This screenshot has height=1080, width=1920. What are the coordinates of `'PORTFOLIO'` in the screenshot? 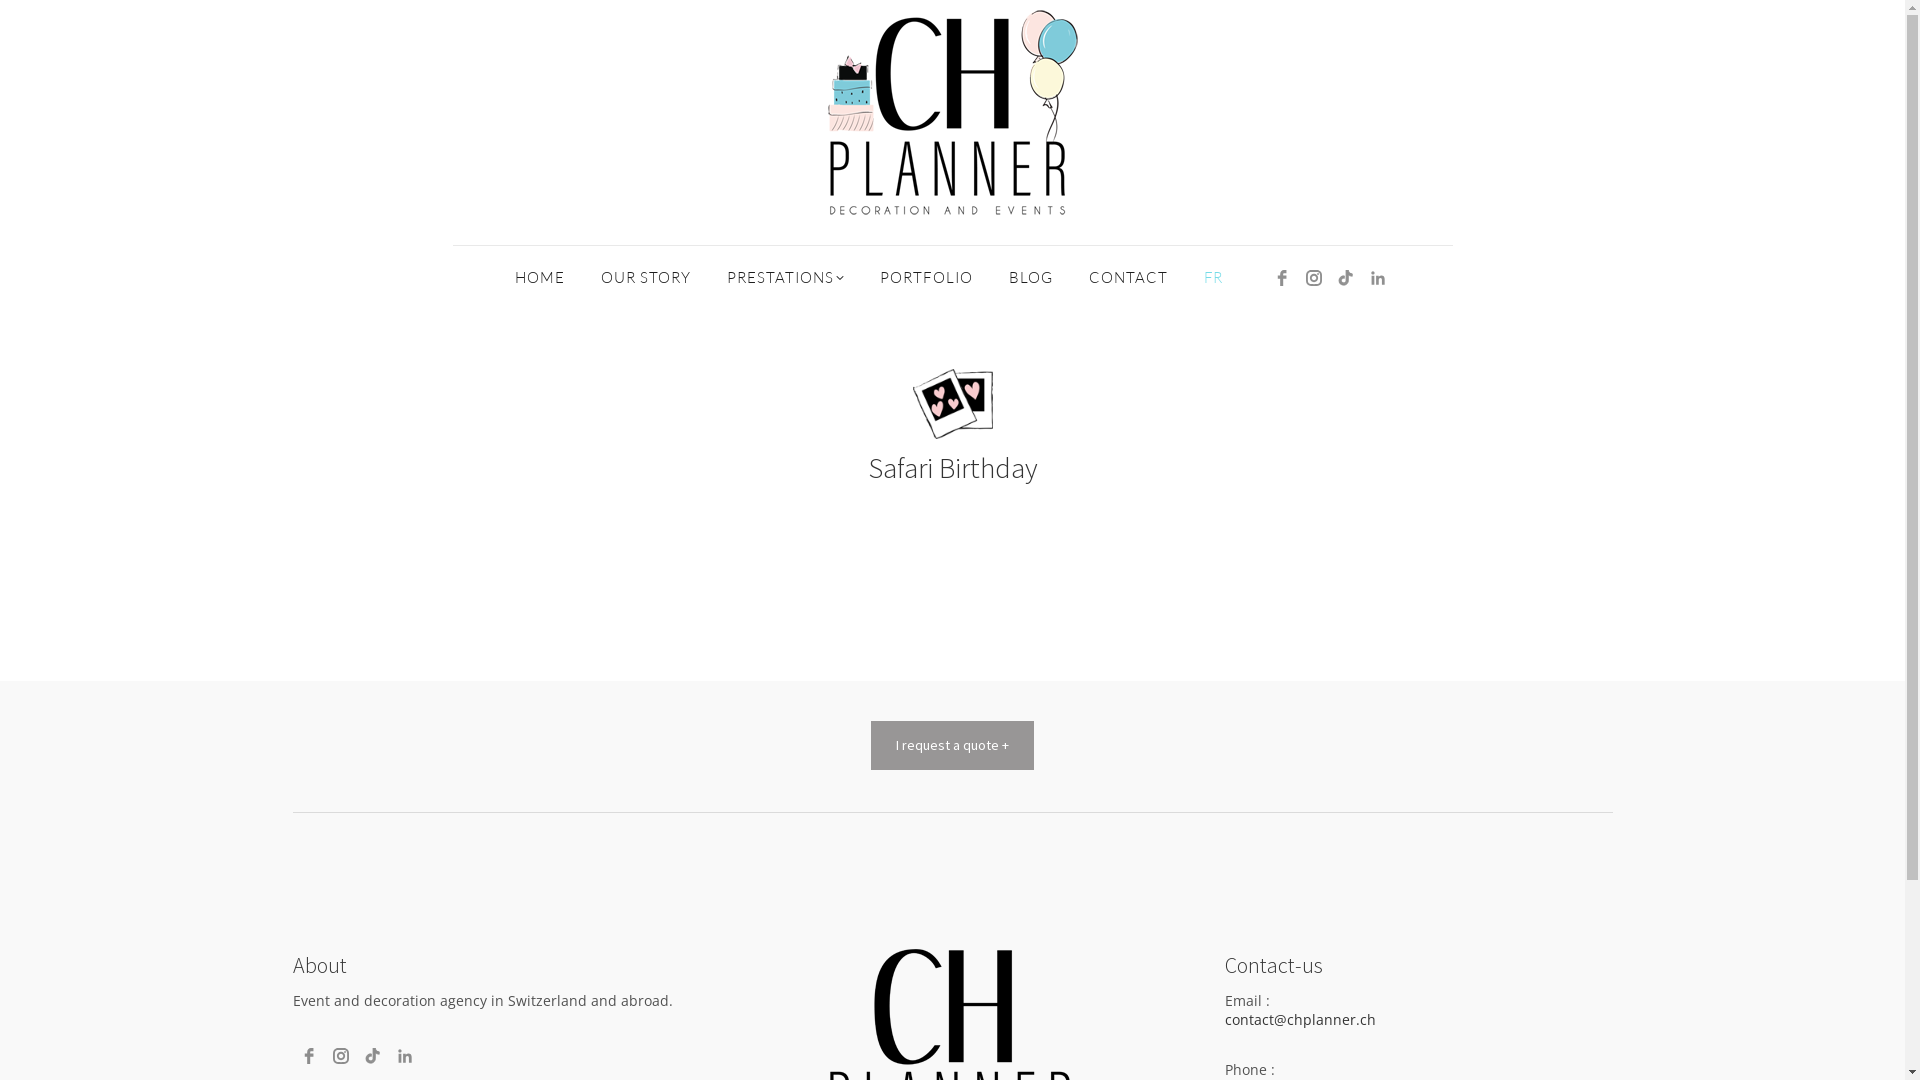 It's located at (925, 277).